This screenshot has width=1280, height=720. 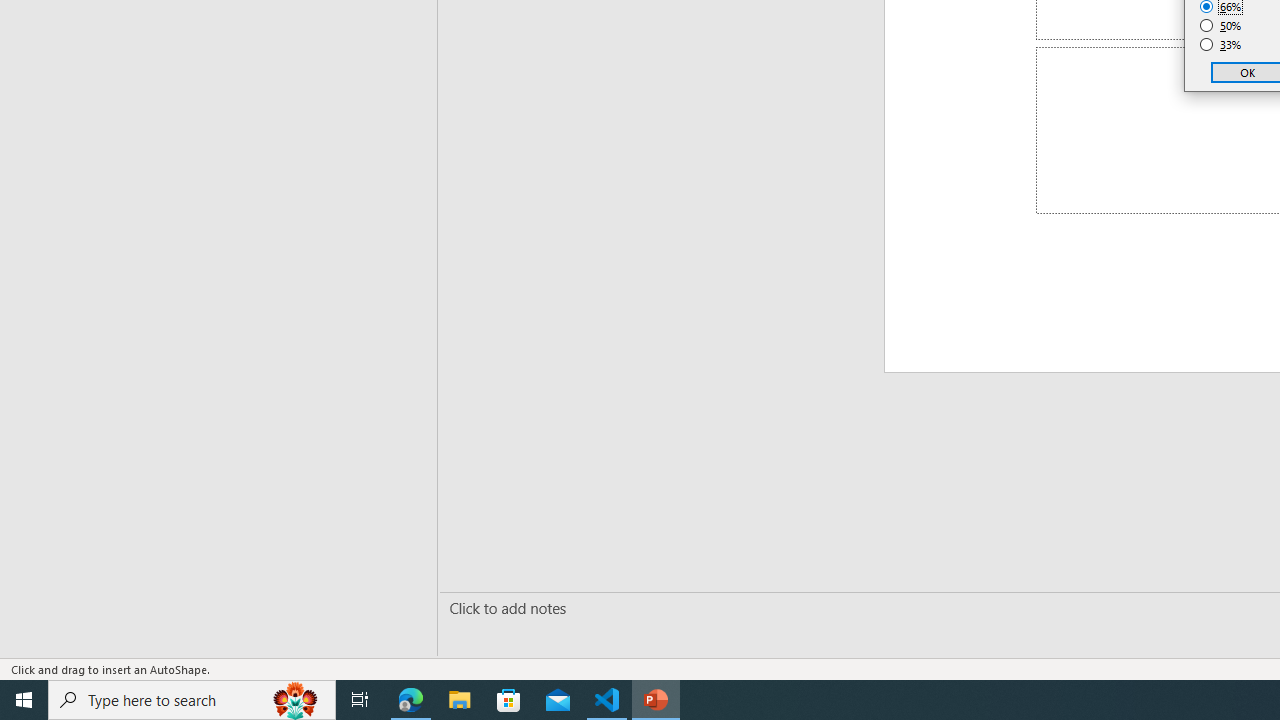 I want to click on '33%', so click(x=1220, y=45).